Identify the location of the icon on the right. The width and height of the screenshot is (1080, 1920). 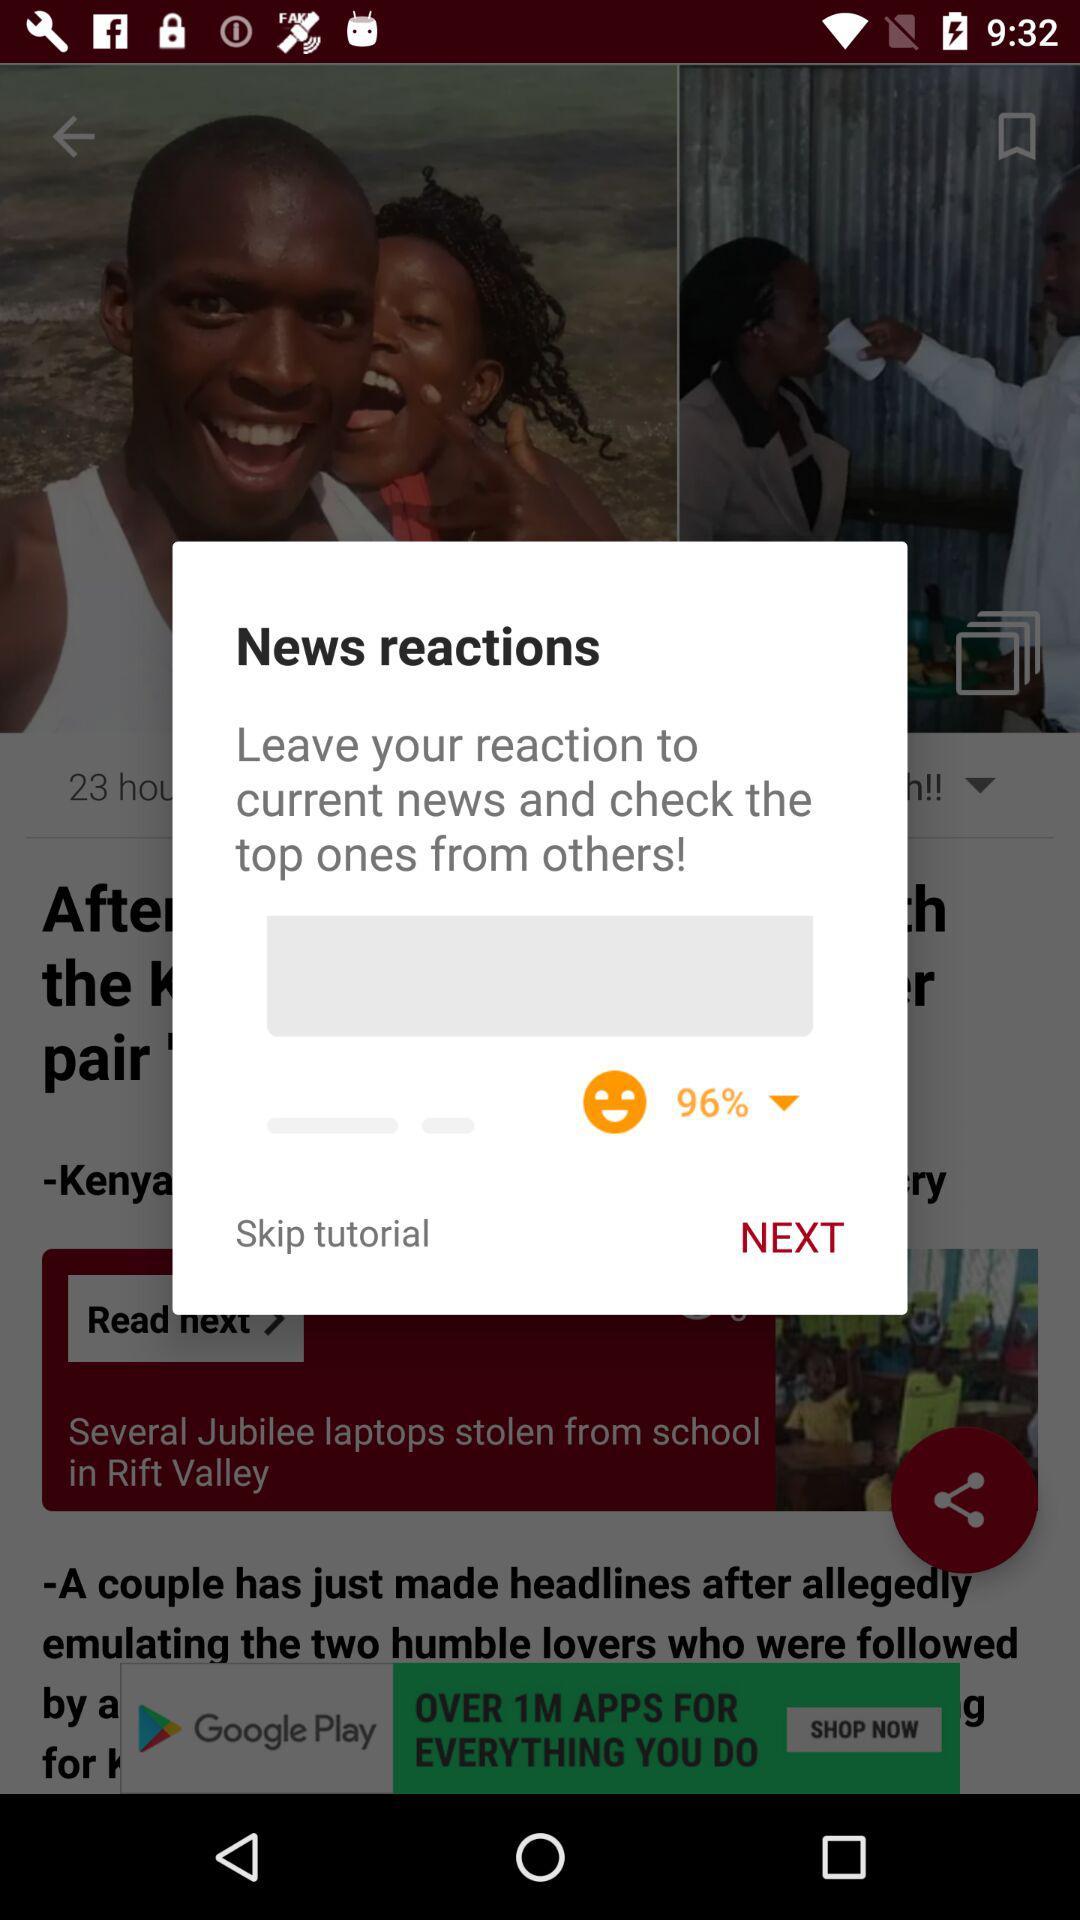
(790, 1235).